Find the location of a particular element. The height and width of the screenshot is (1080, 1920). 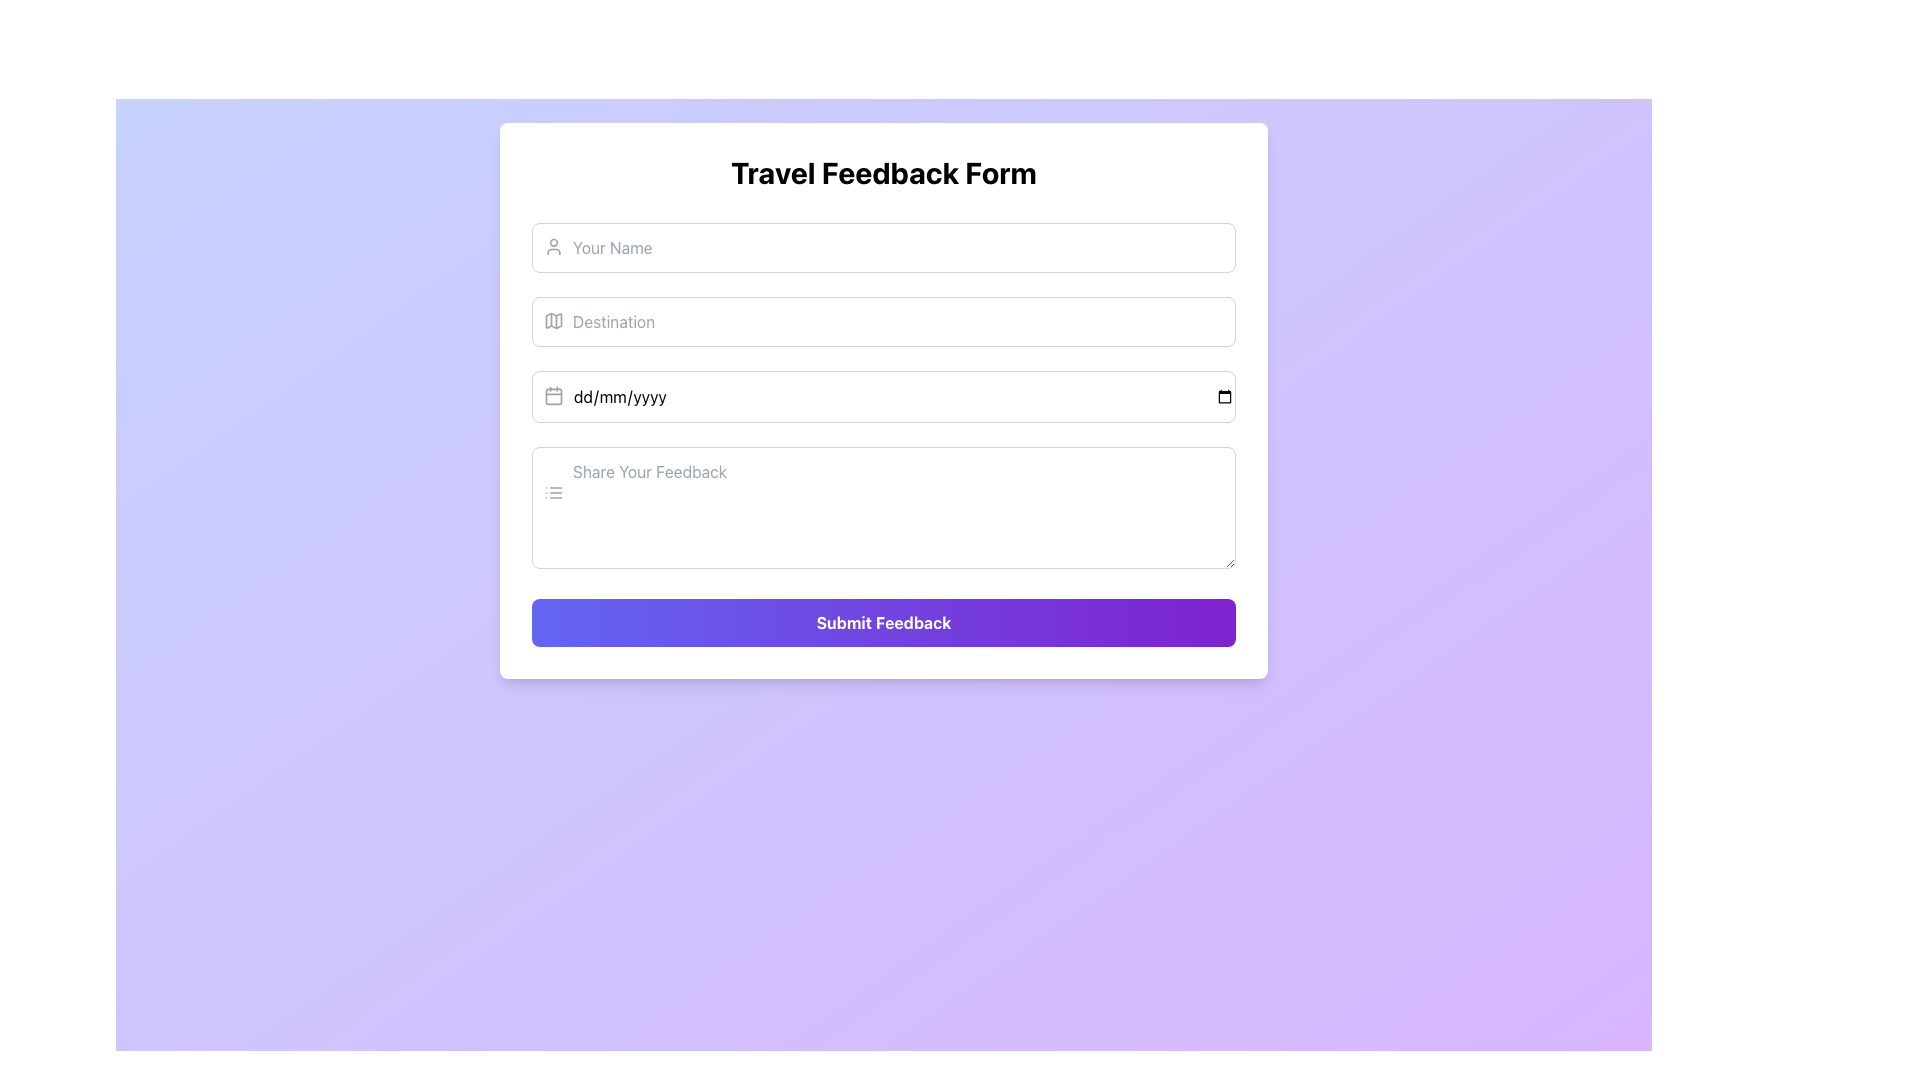

the submission button located at the bottom of the feedback form is located at coordinates (882, 622).